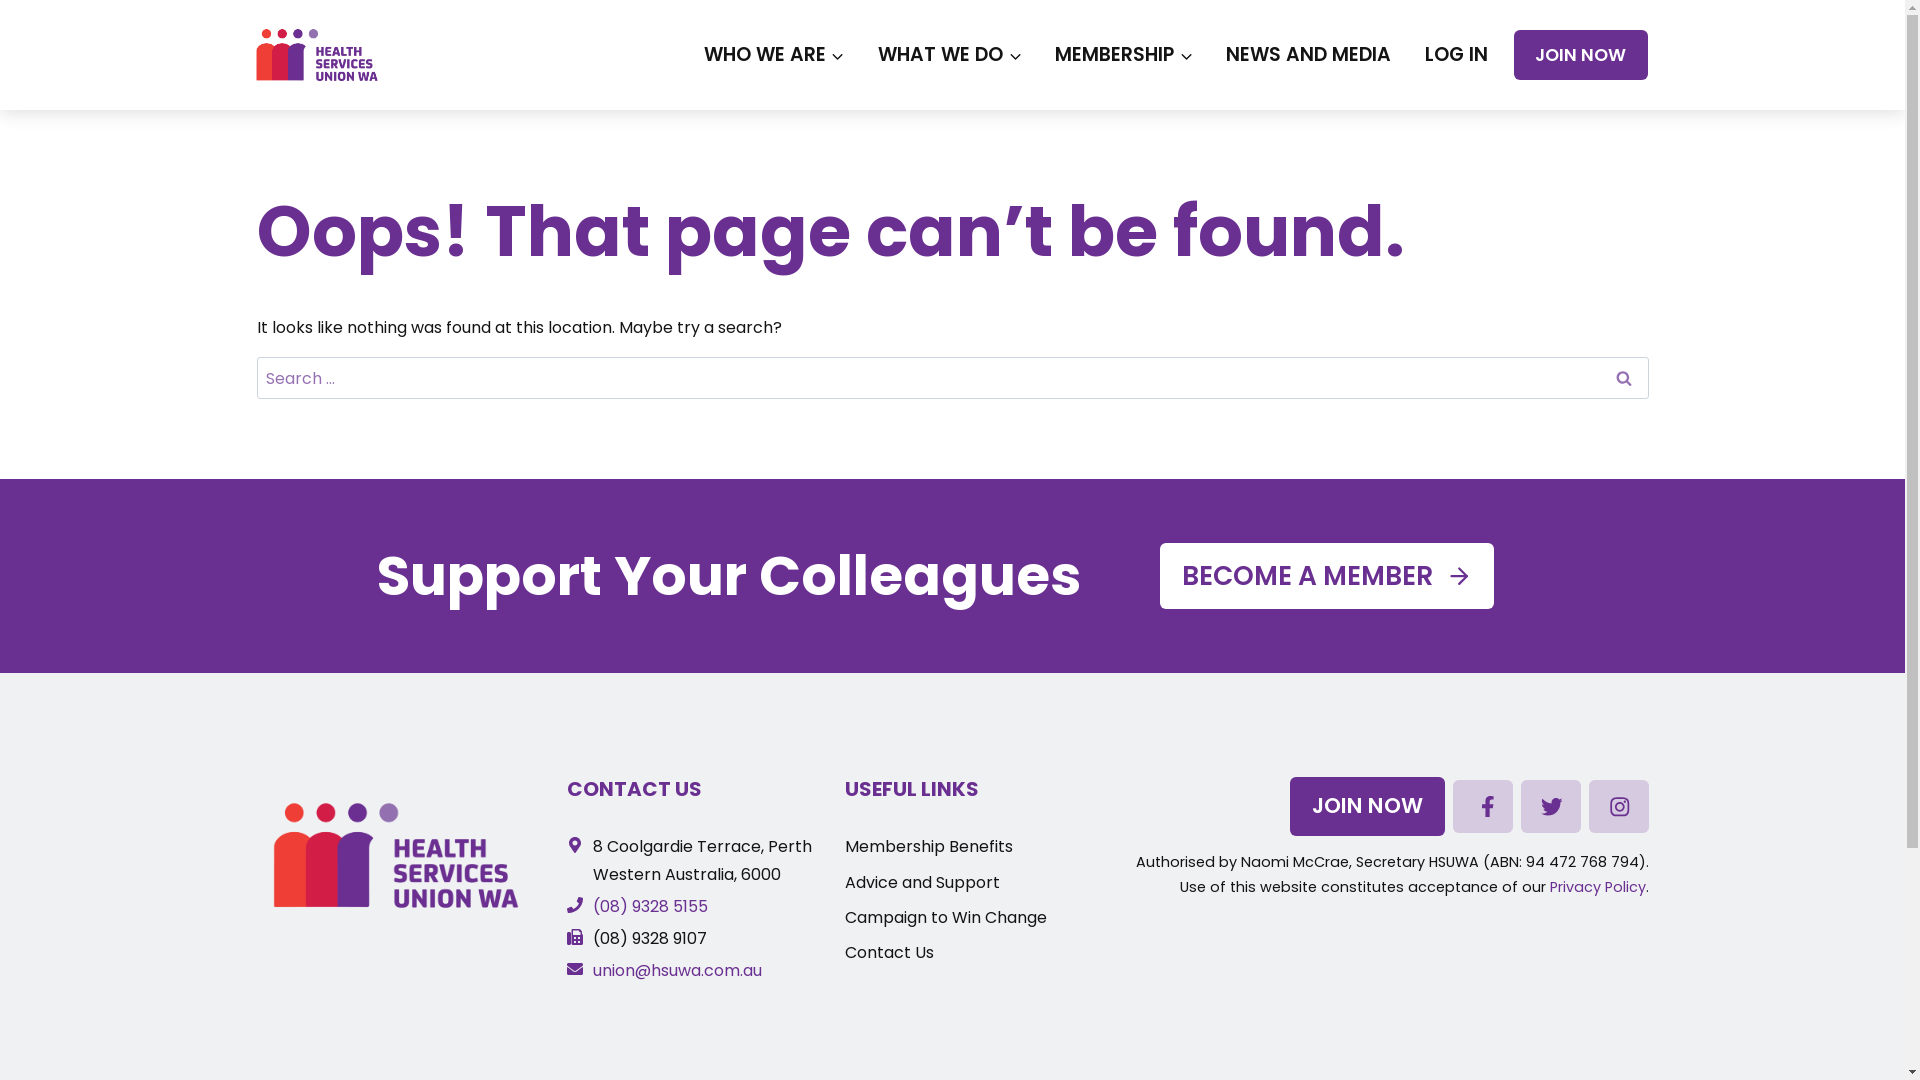 This screenshot has height=1080, width=1920. I want to click on 'Advice and Support', so click(844, 881).